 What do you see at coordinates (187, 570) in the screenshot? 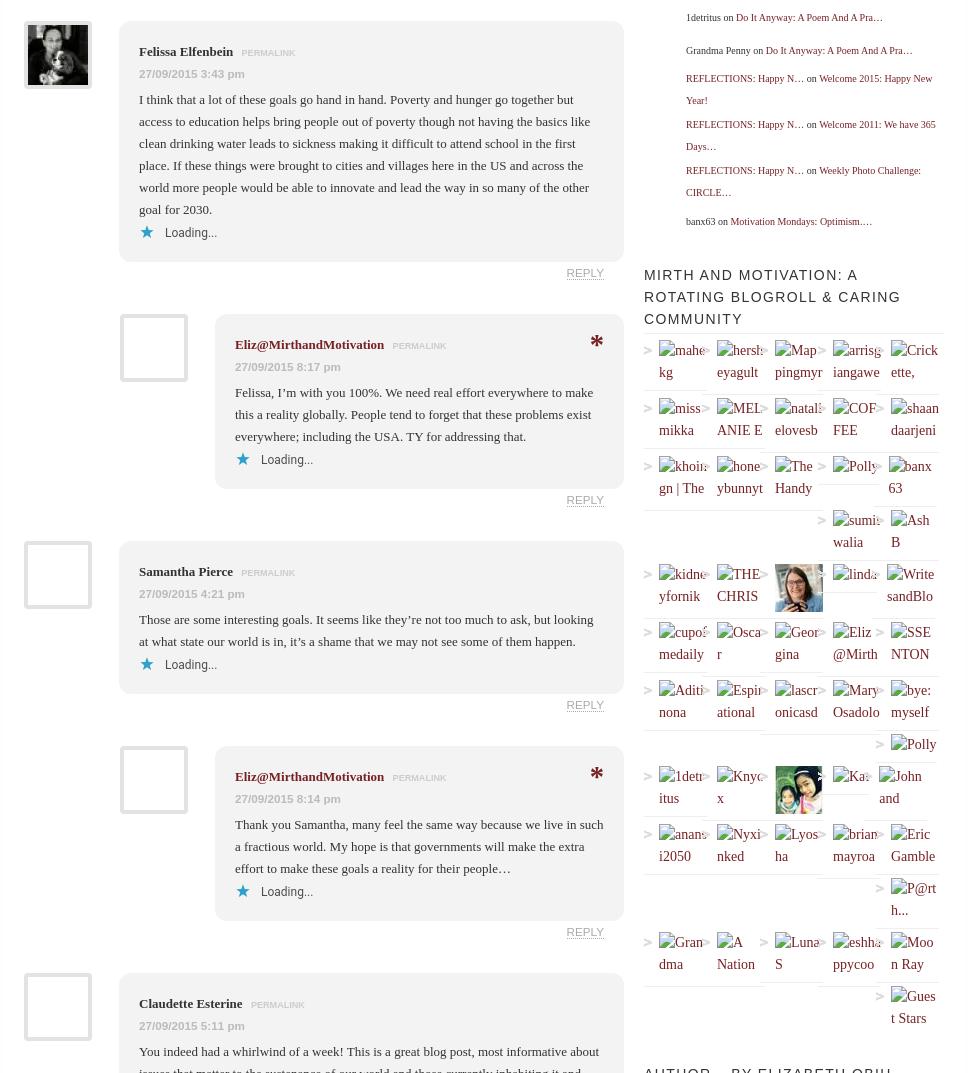
I see `'Samantha Pierce'` at bounding box center [187, 570].